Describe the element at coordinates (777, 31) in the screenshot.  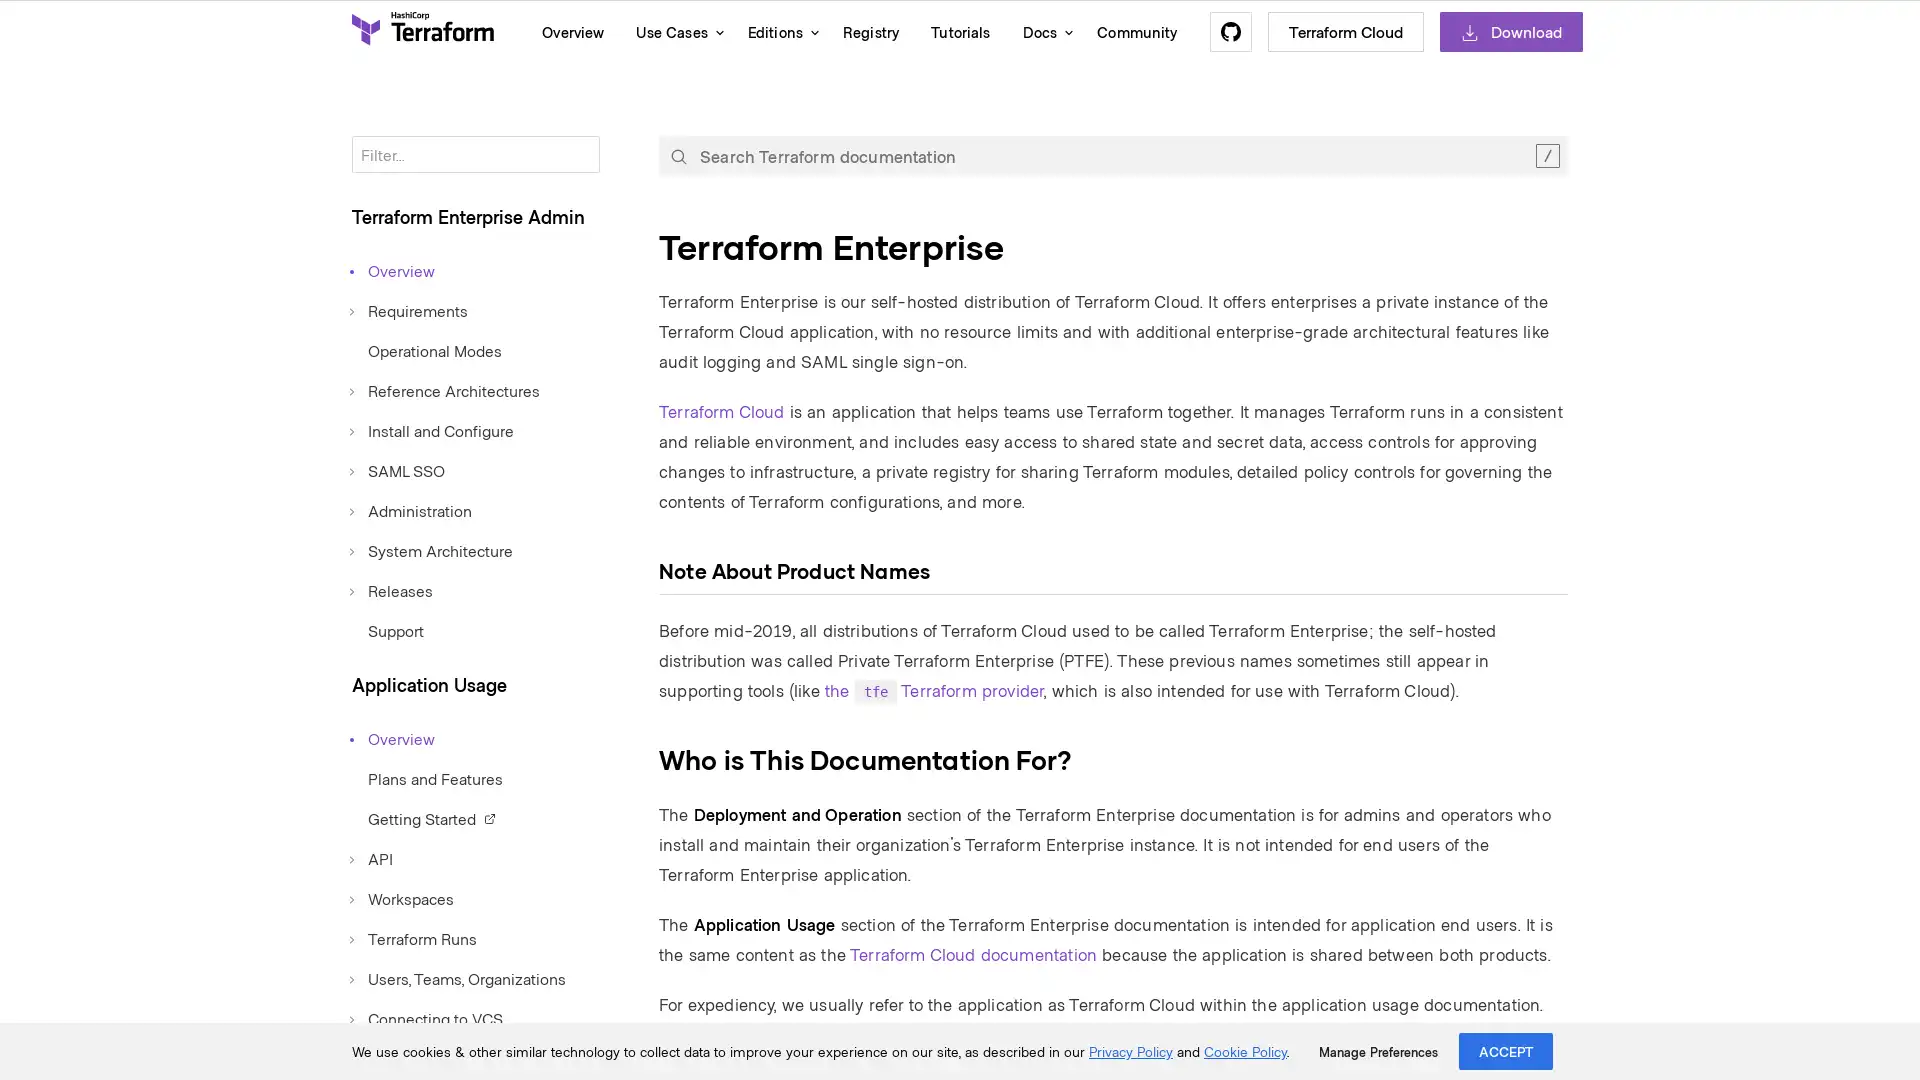
I see `Editions` at that location.